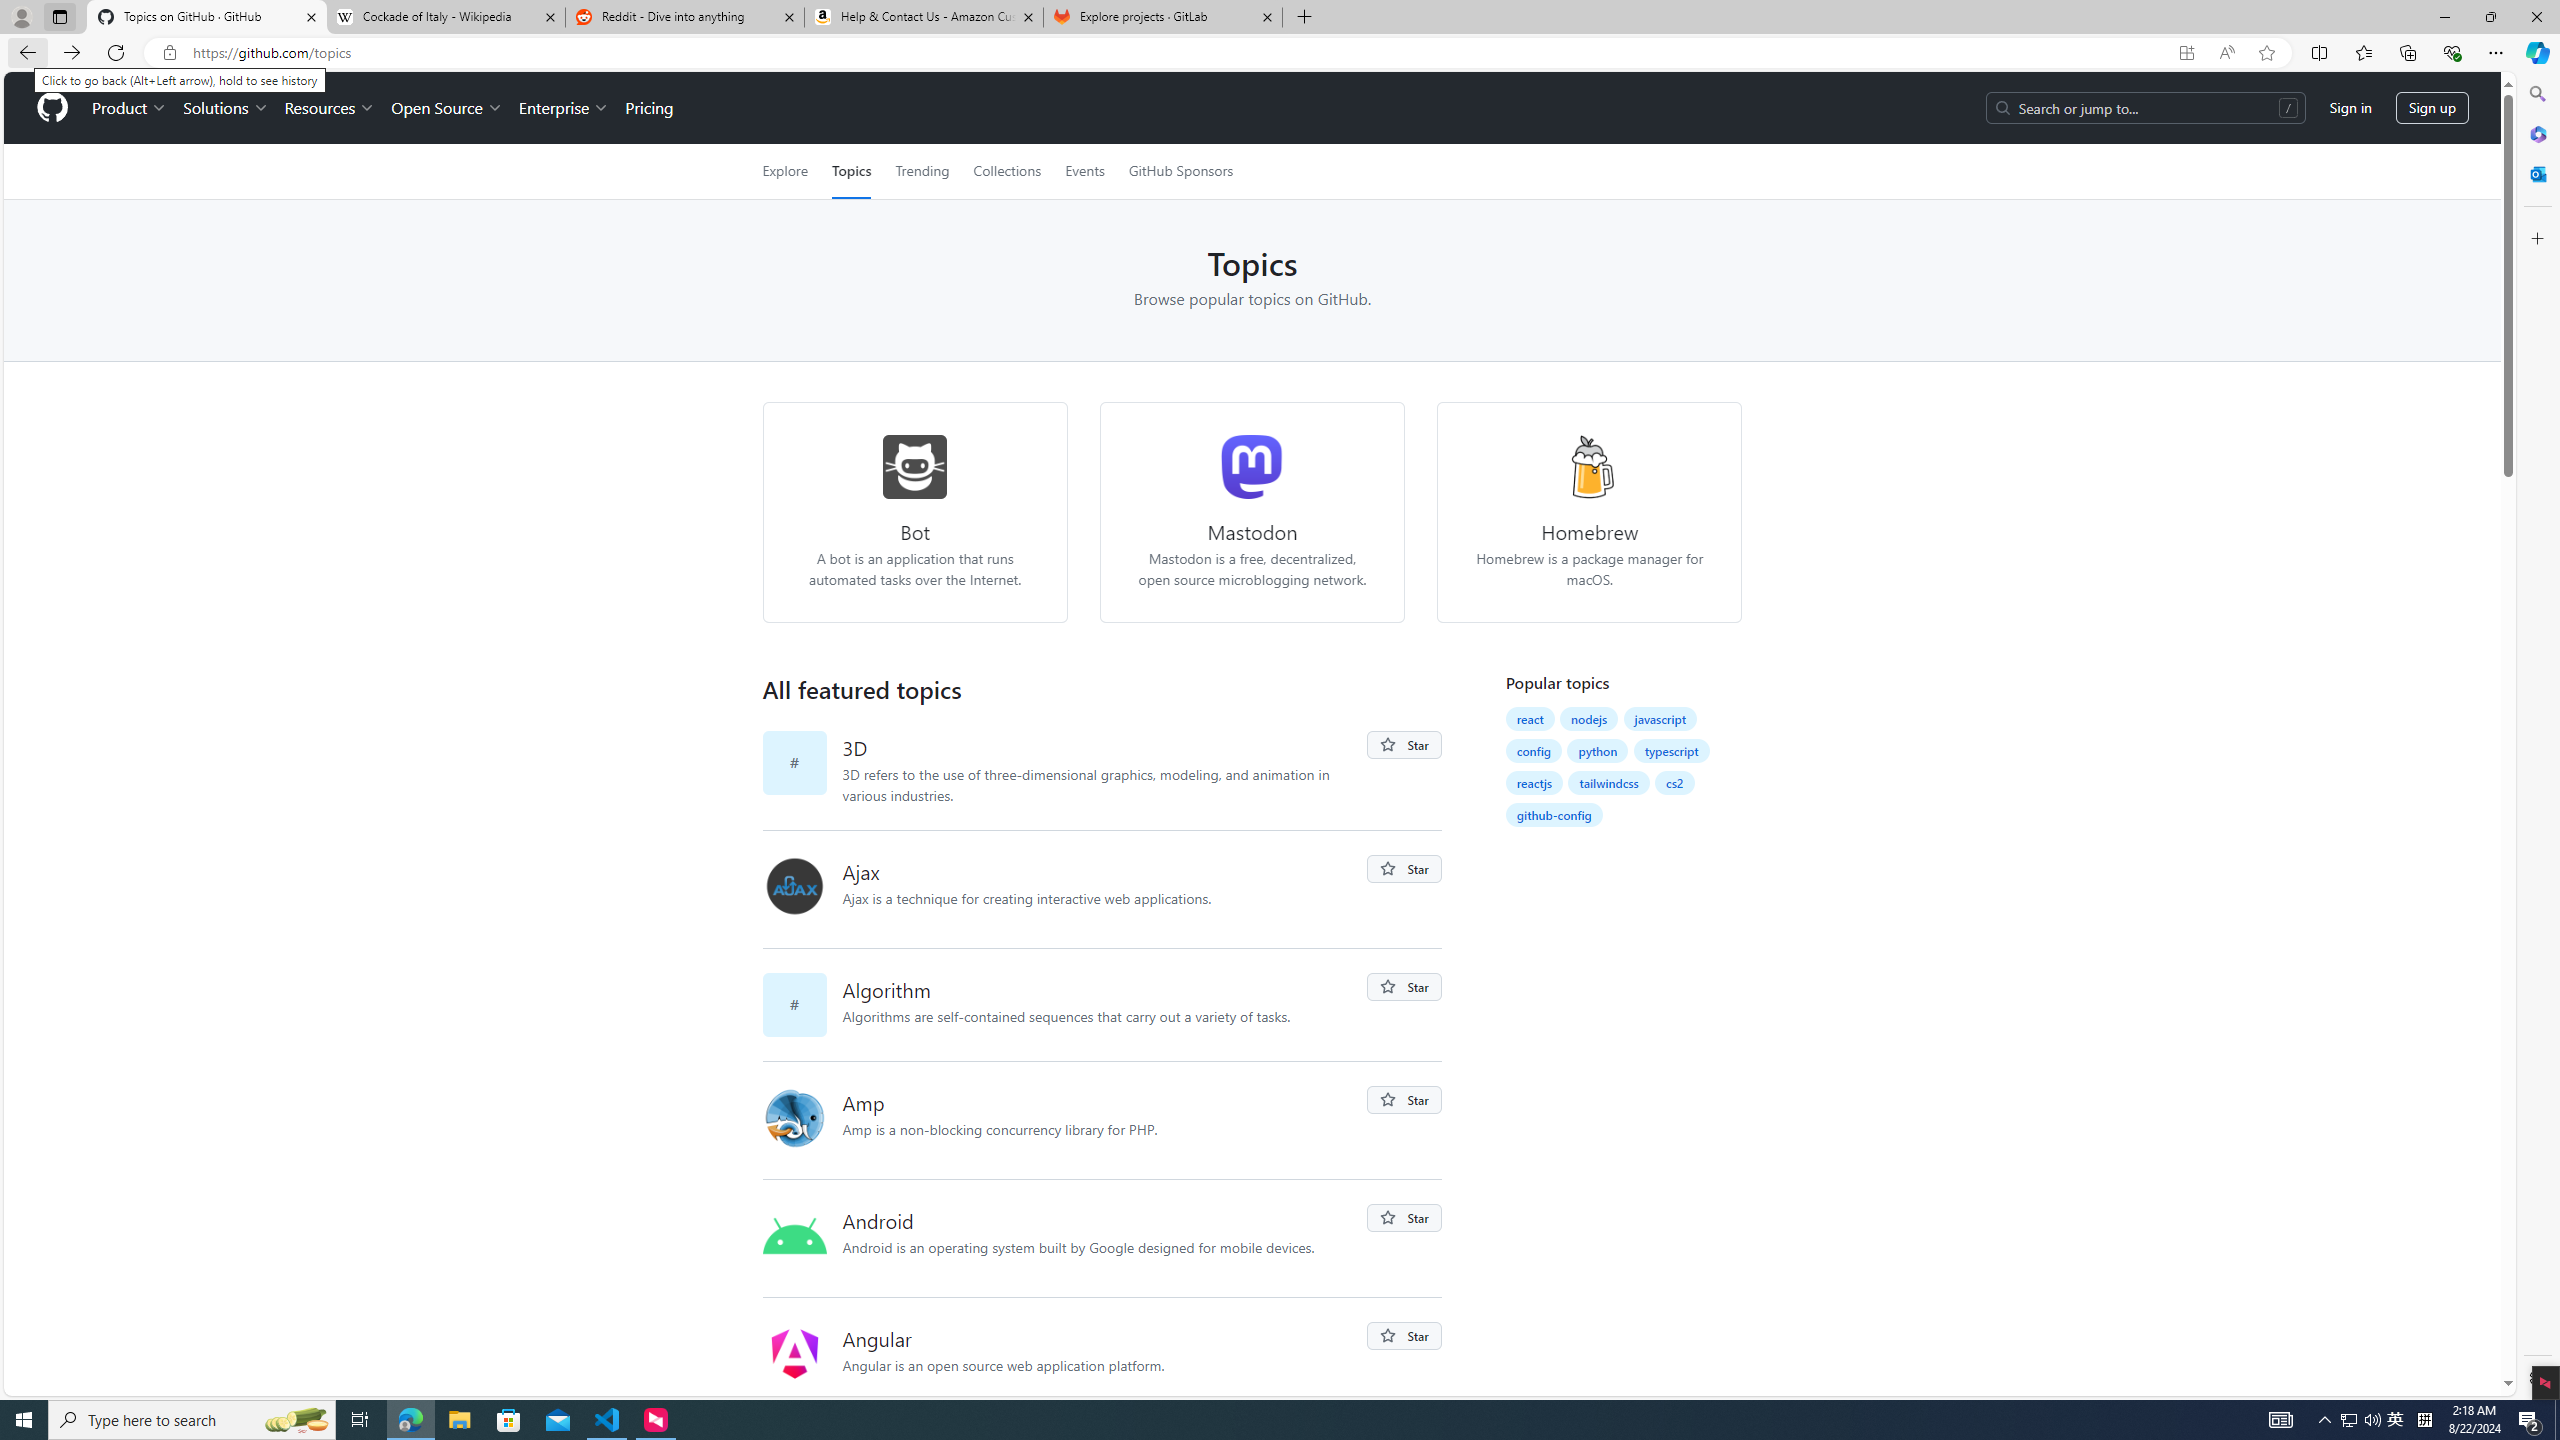 This screenshot has width=2560, height=1440. Describe the element at coordinates (1533, 750) in the screenshot. I see `'config'` at that location.